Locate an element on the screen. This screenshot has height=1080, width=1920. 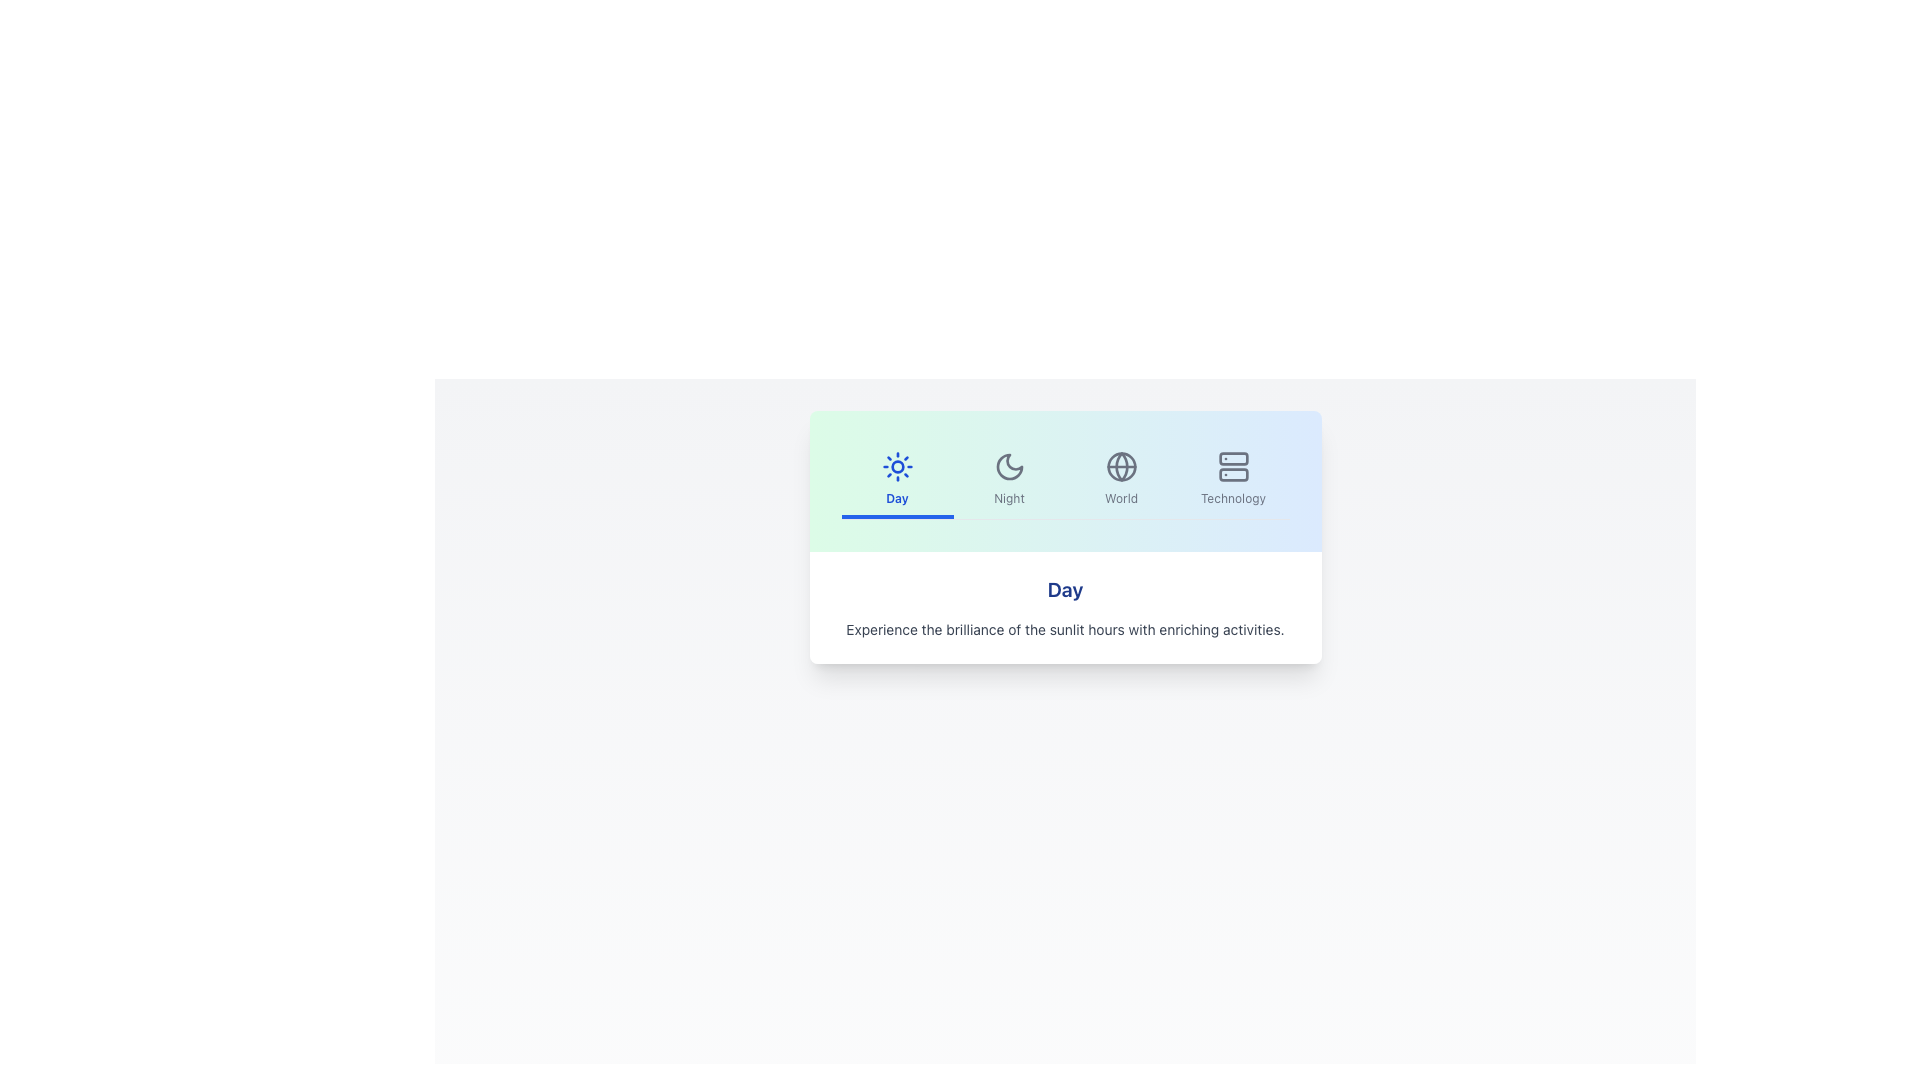
the second rectangular subcomponent within the server icon, which is positioned in the bottom half of the icon is located at coordinates (1232, 474).